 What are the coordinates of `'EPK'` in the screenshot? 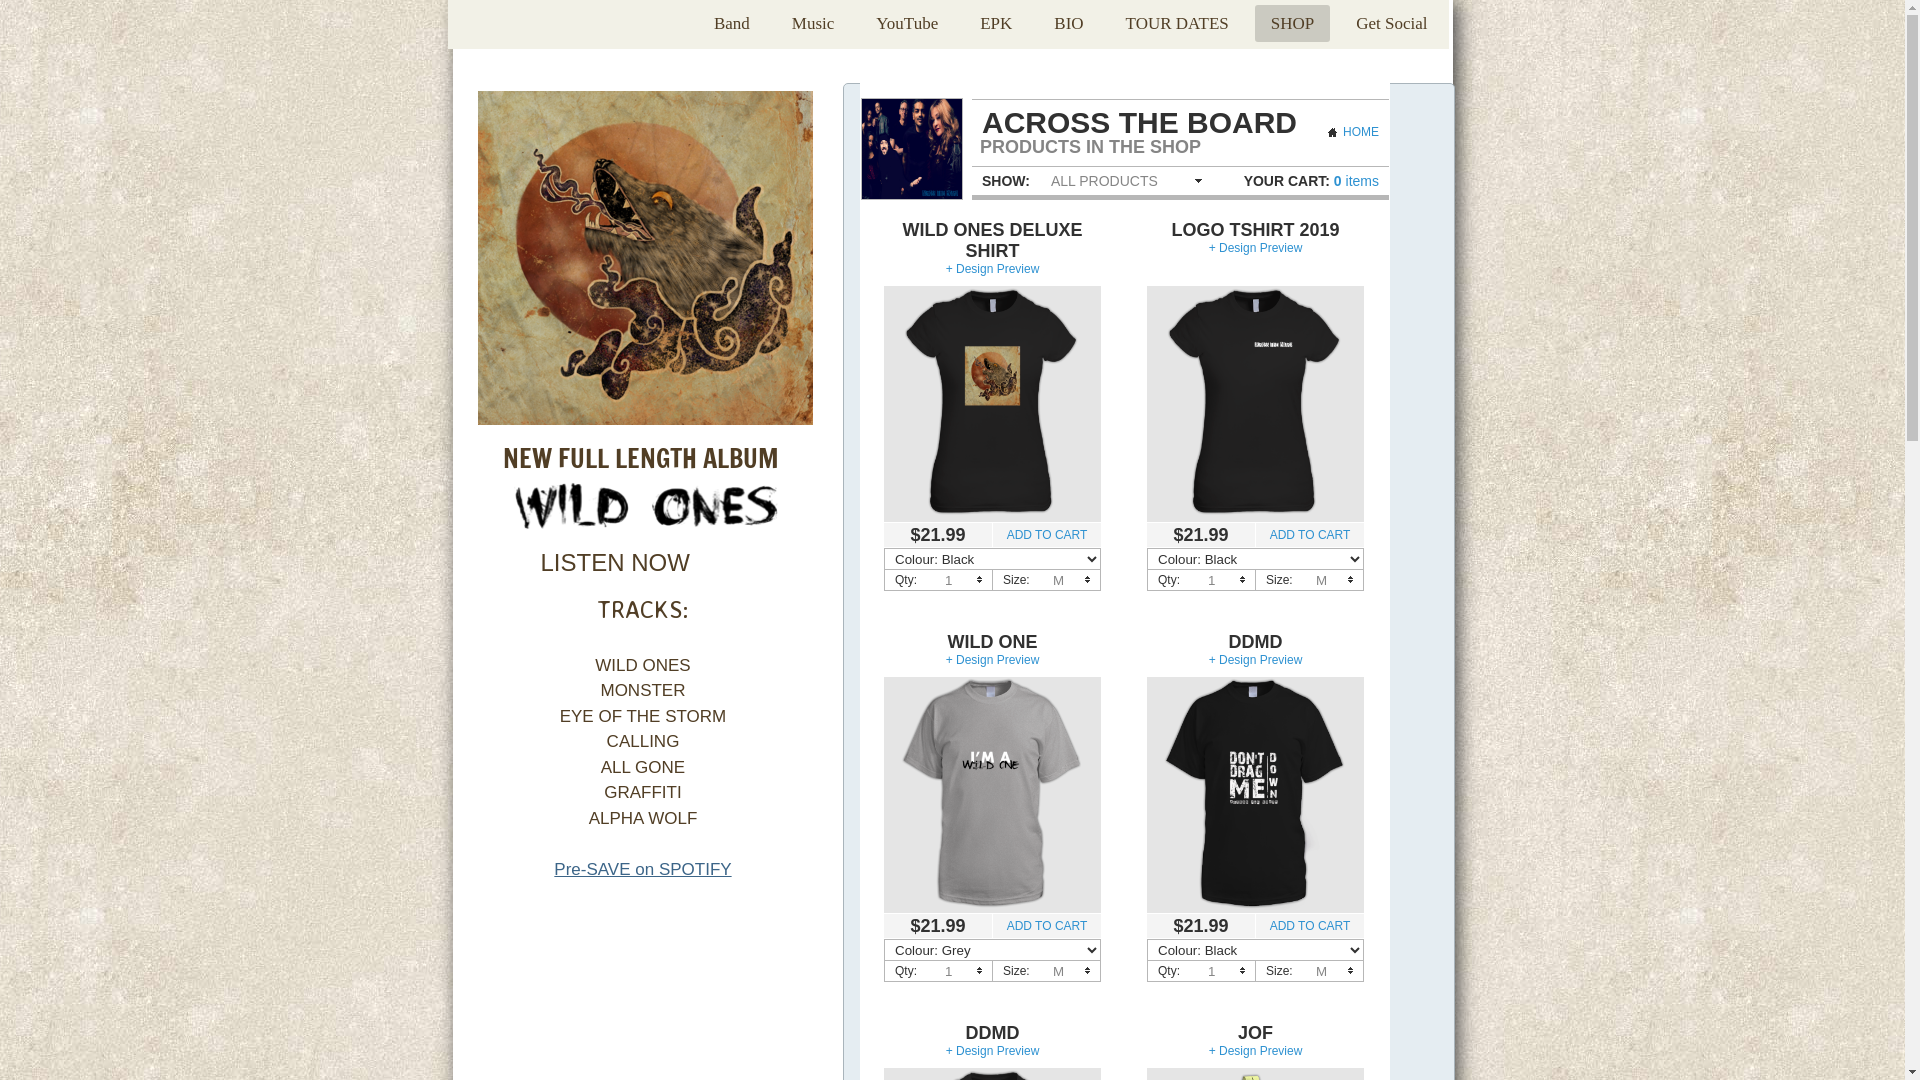 It's located at (996, 23).